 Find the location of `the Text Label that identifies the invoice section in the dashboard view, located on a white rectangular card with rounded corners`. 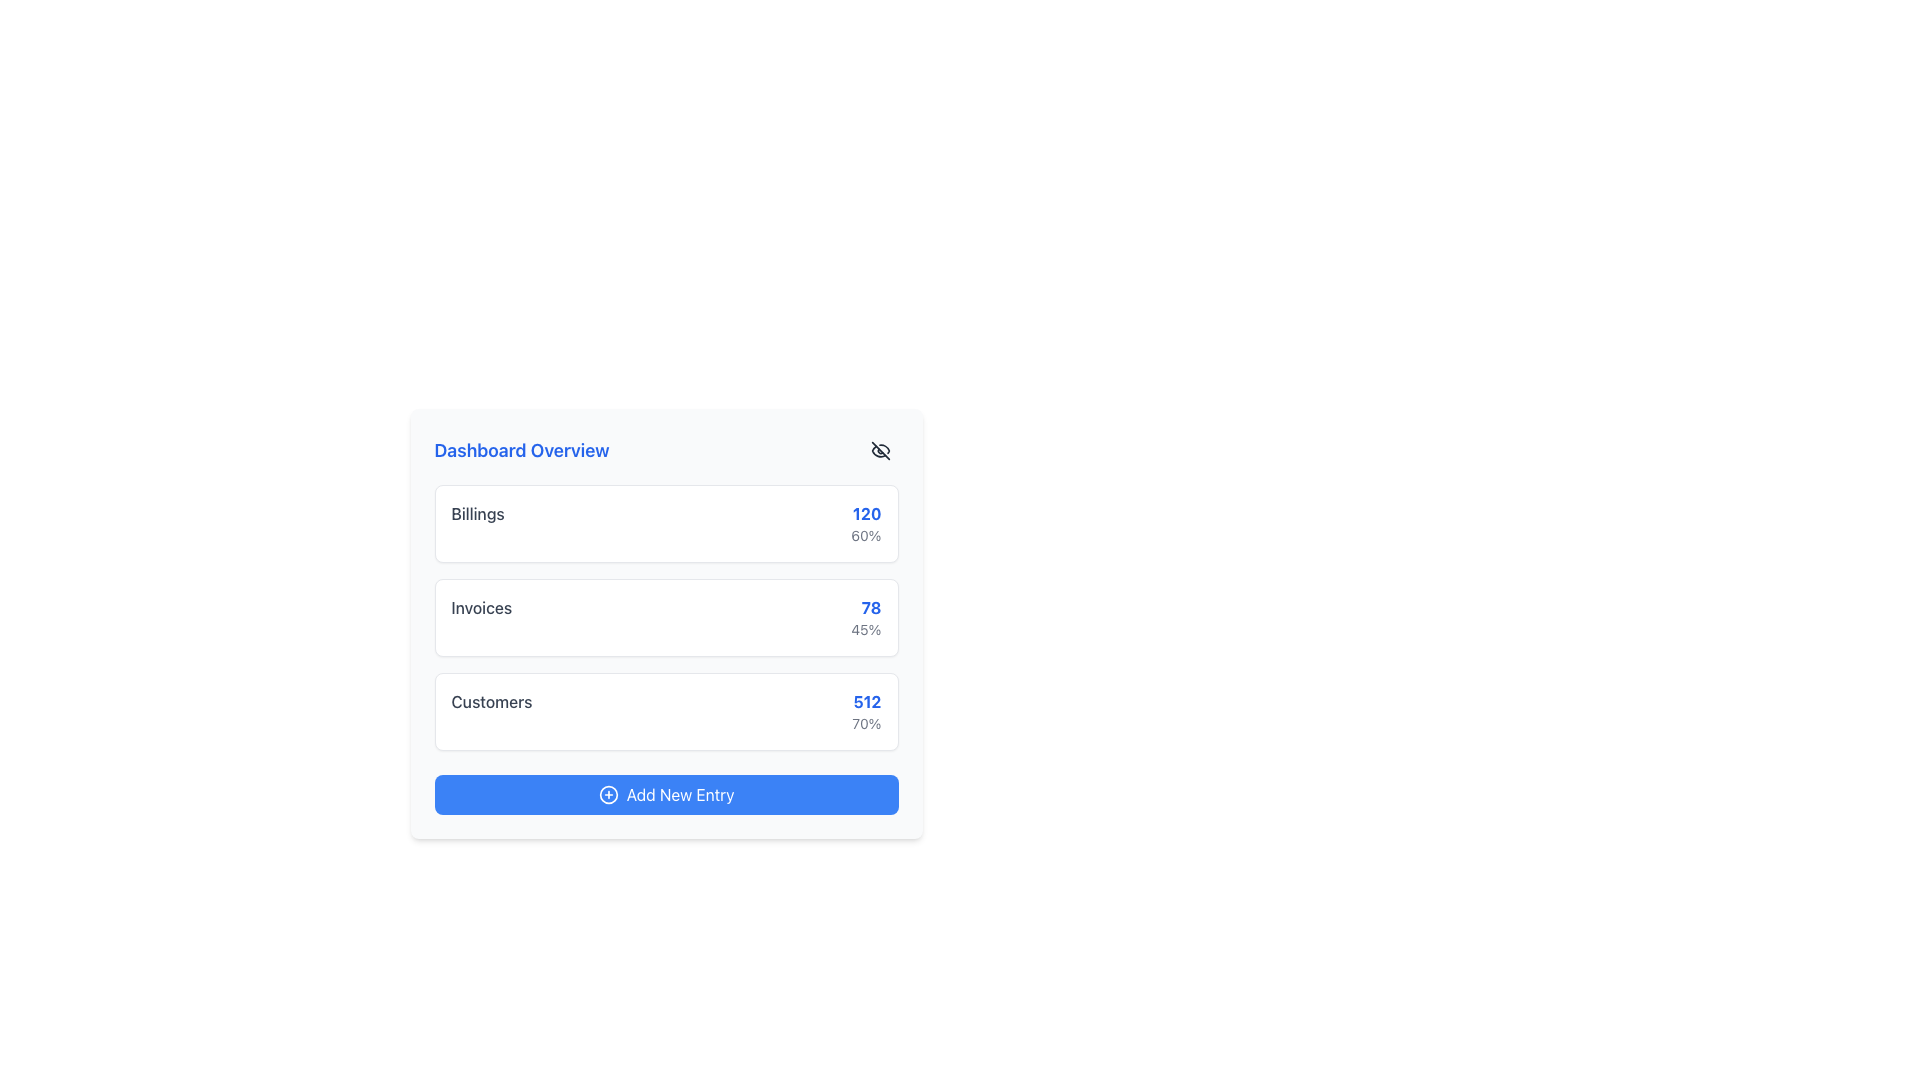

the Text Label that identifies the invoice section in the dashboard view, located on a white rectangular card with rounded corners is located at coordinates (481, 616).